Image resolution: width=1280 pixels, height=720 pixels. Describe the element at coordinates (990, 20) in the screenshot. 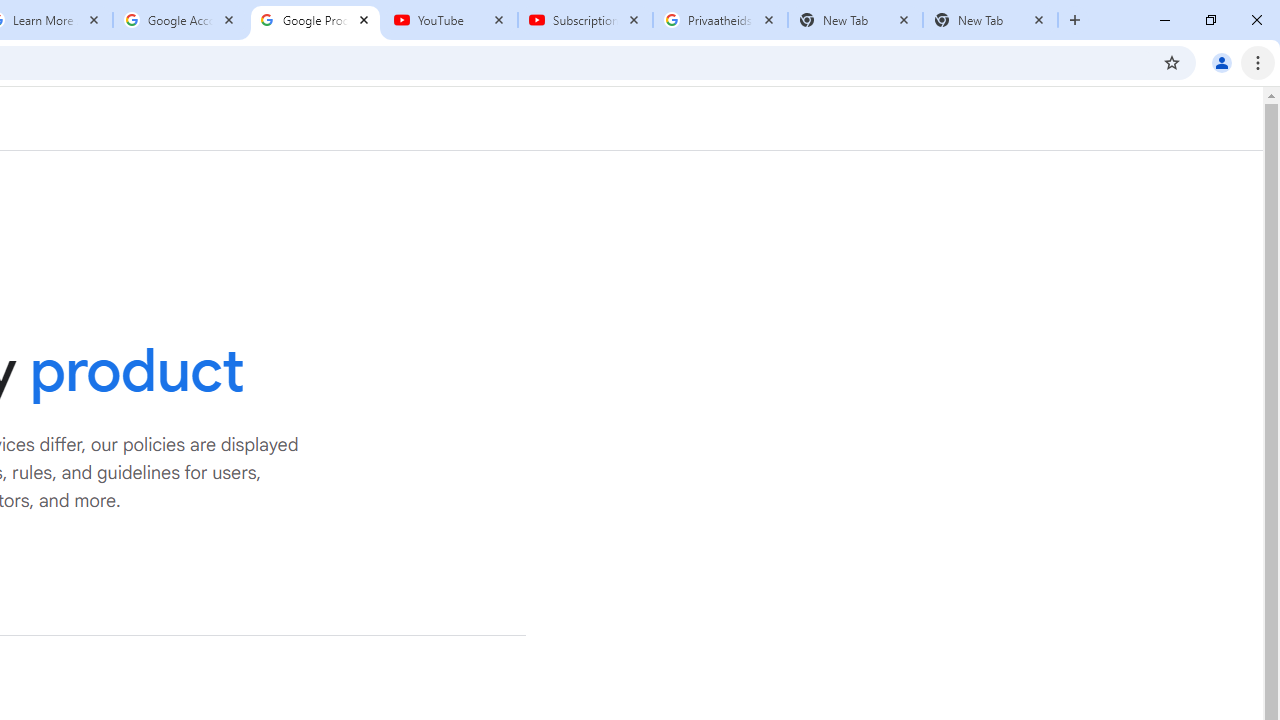

I see `'New Tab'` at that location.